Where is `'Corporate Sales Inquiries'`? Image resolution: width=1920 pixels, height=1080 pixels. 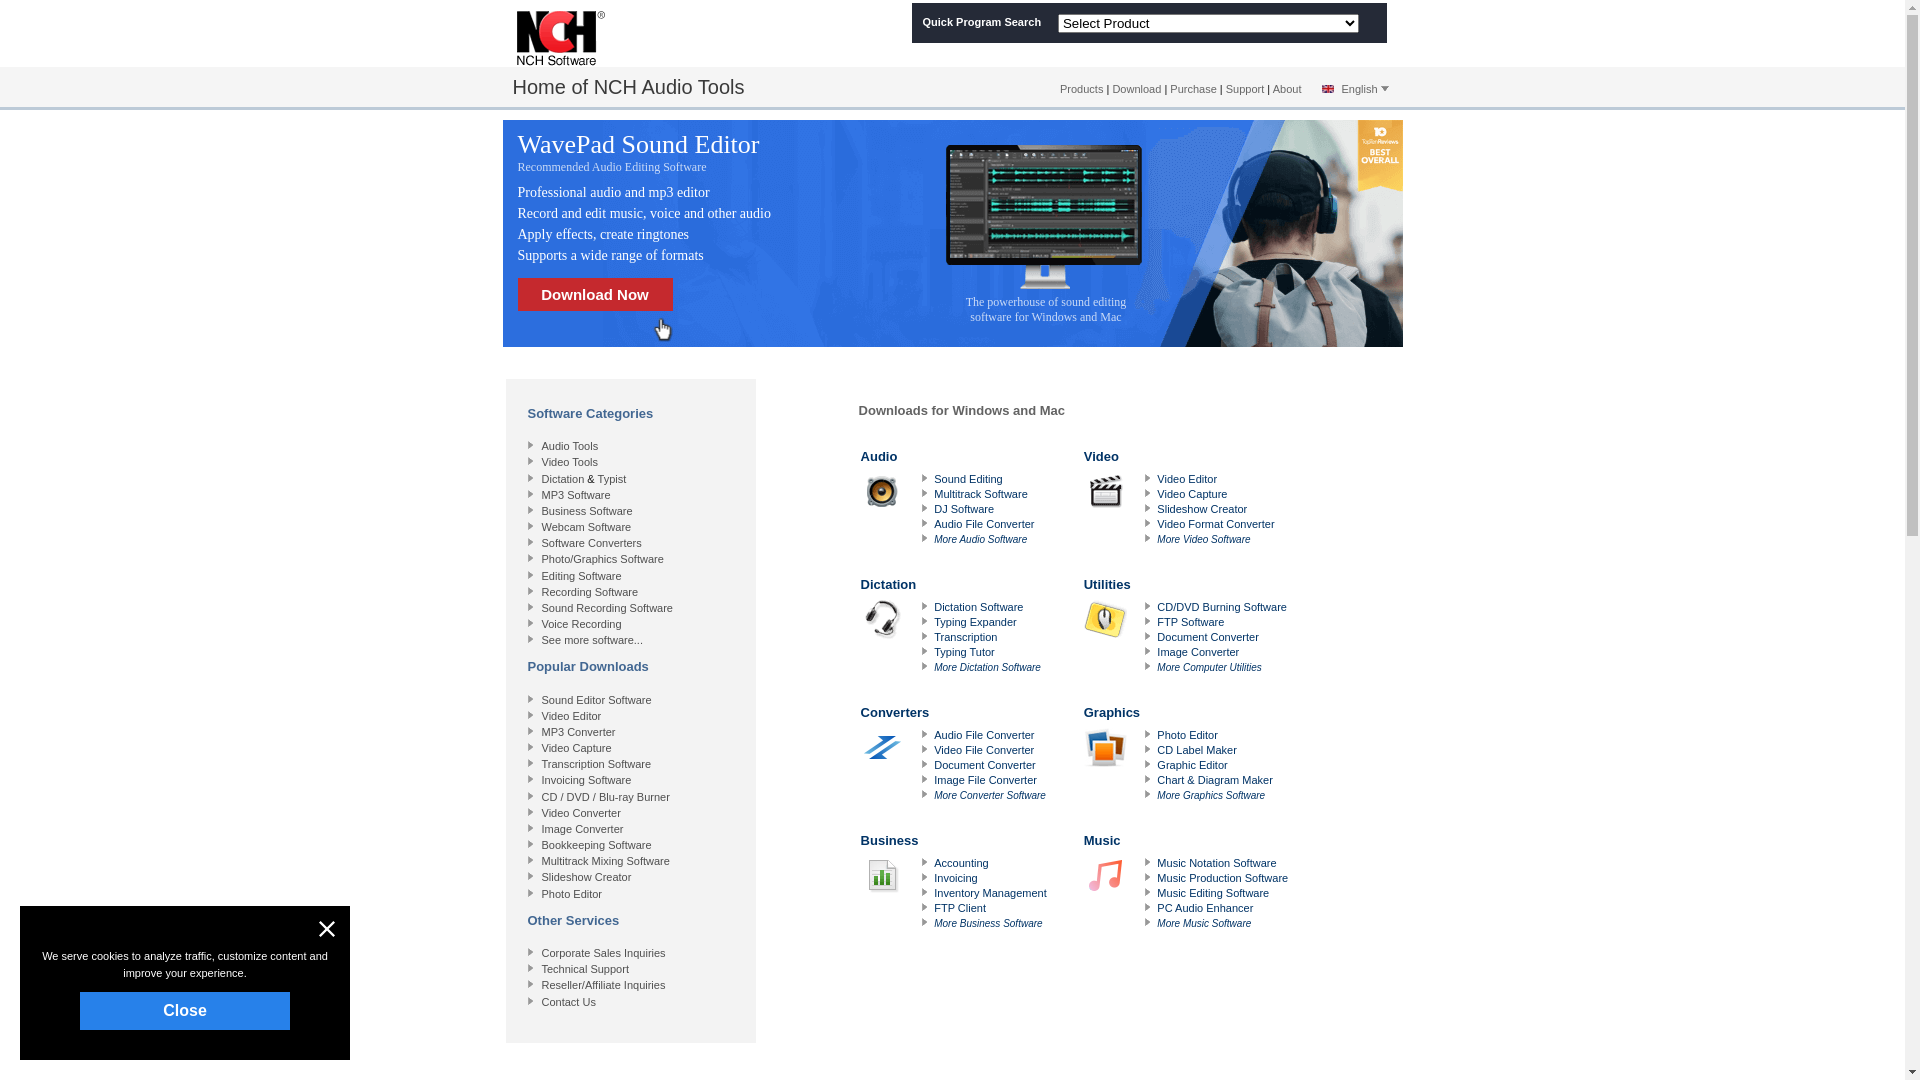 'Corporate Sales Inquiries' is located at coordinates (603, 951).